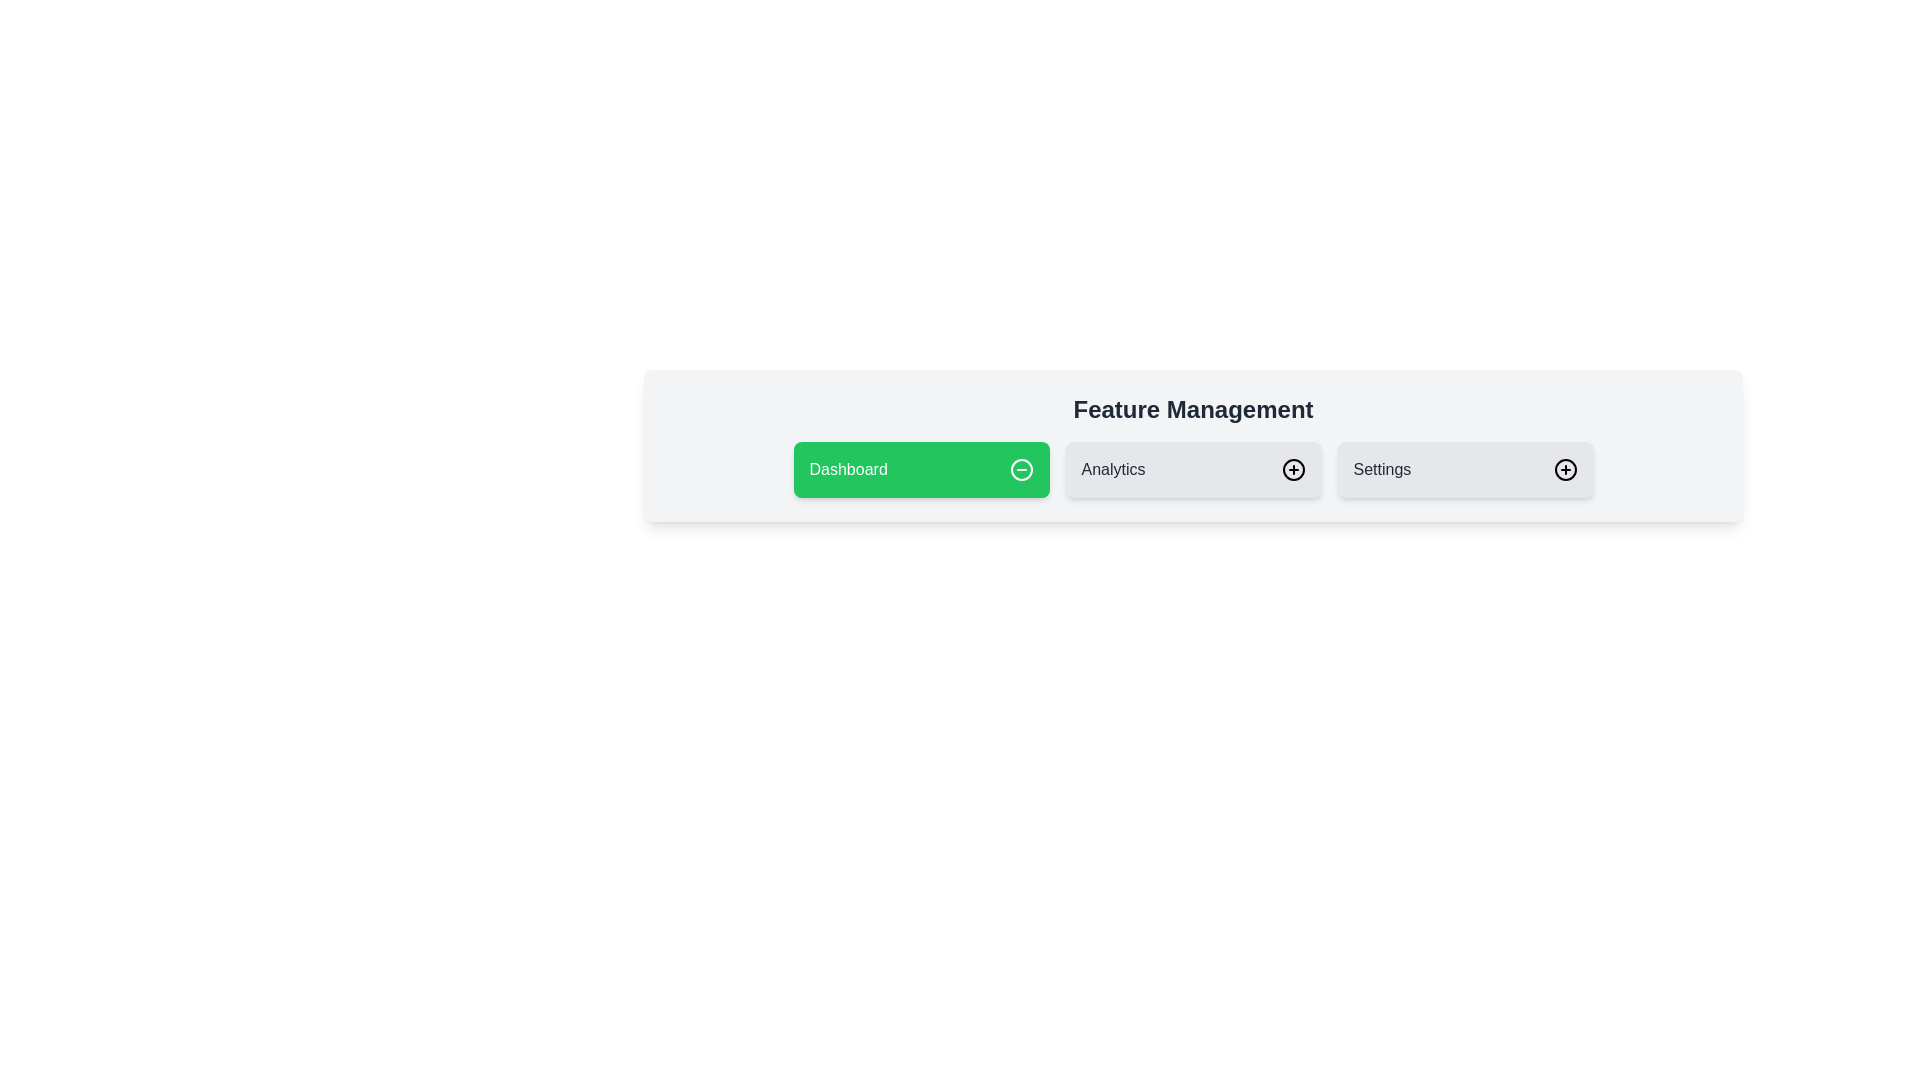  What do you see at coordinates (1293, 470) in the screenshot?
I see `the black outlined circular plus icon located to the right of the 'Analytics' label, inside the gray rounded rectangle` at bounding box center [1293, 470].